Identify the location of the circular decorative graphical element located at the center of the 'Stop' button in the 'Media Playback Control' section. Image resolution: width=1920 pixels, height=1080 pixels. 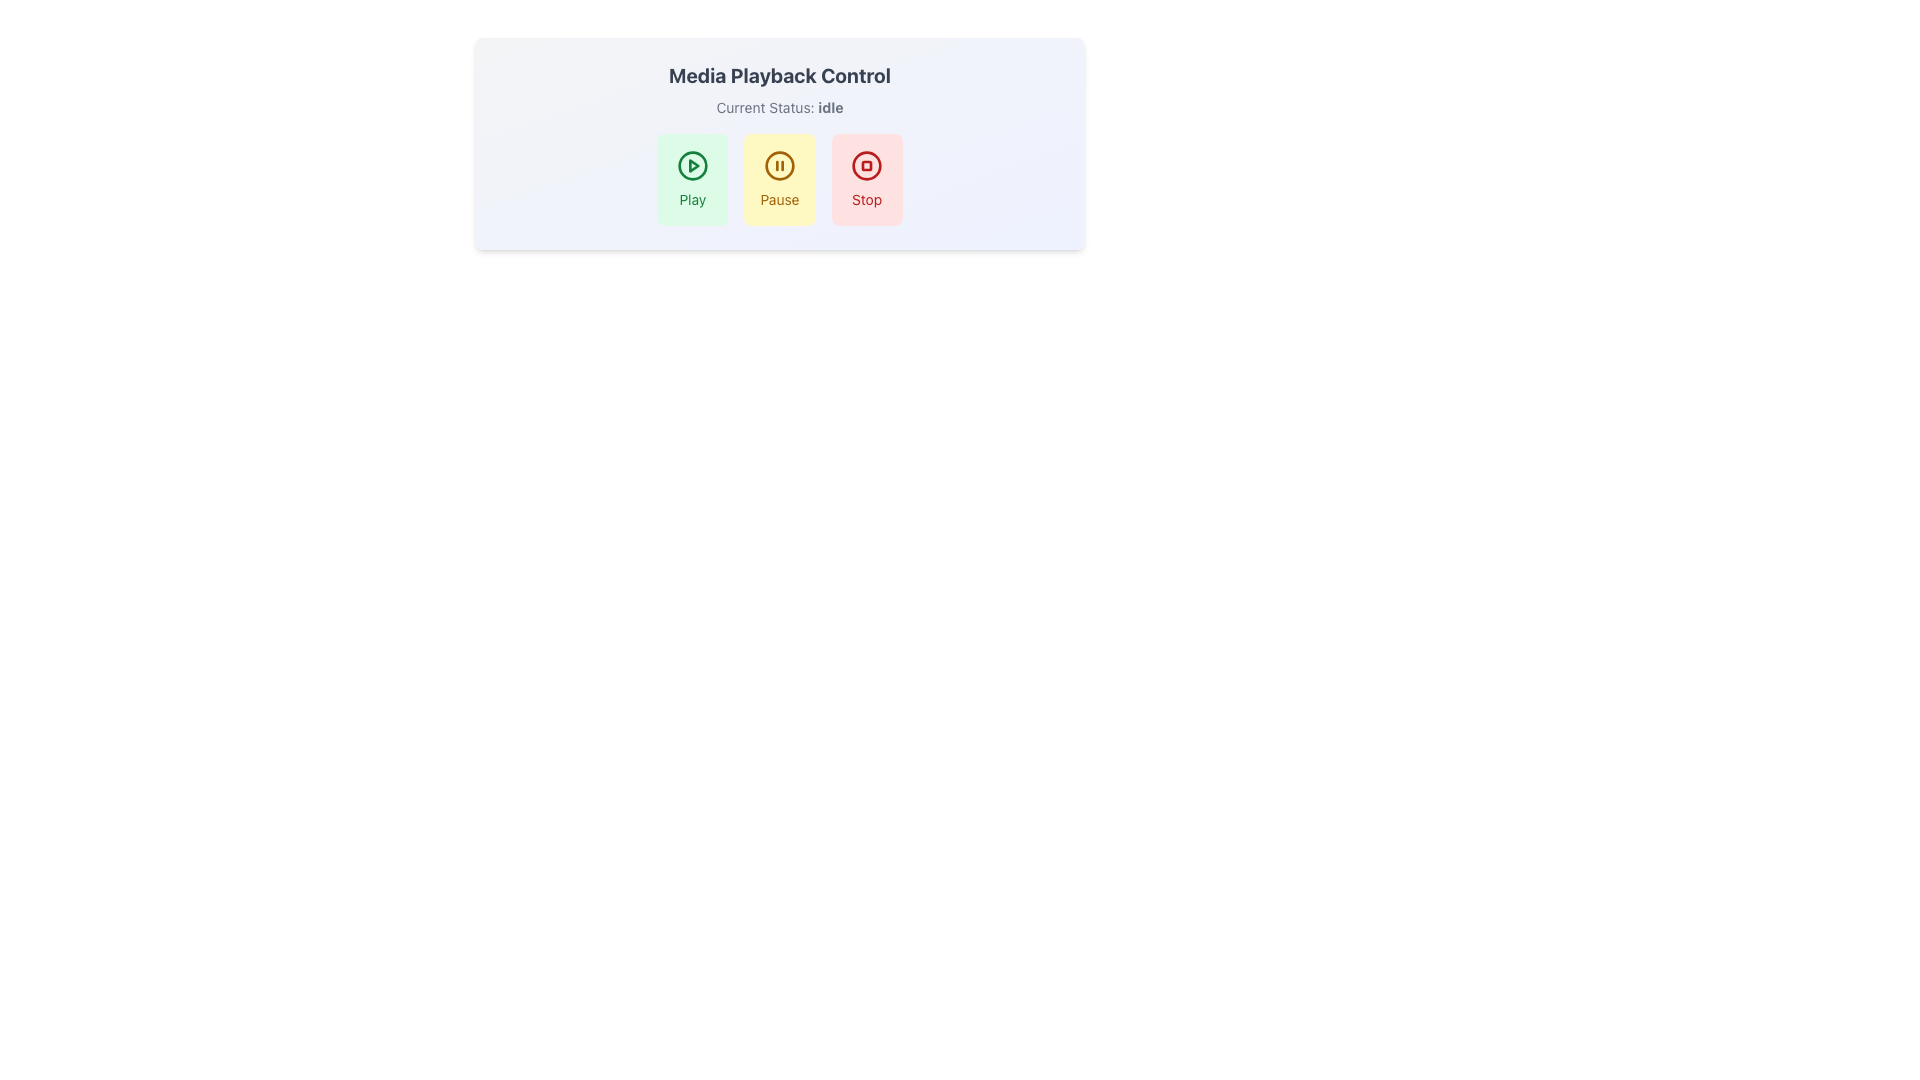
(867, 164).